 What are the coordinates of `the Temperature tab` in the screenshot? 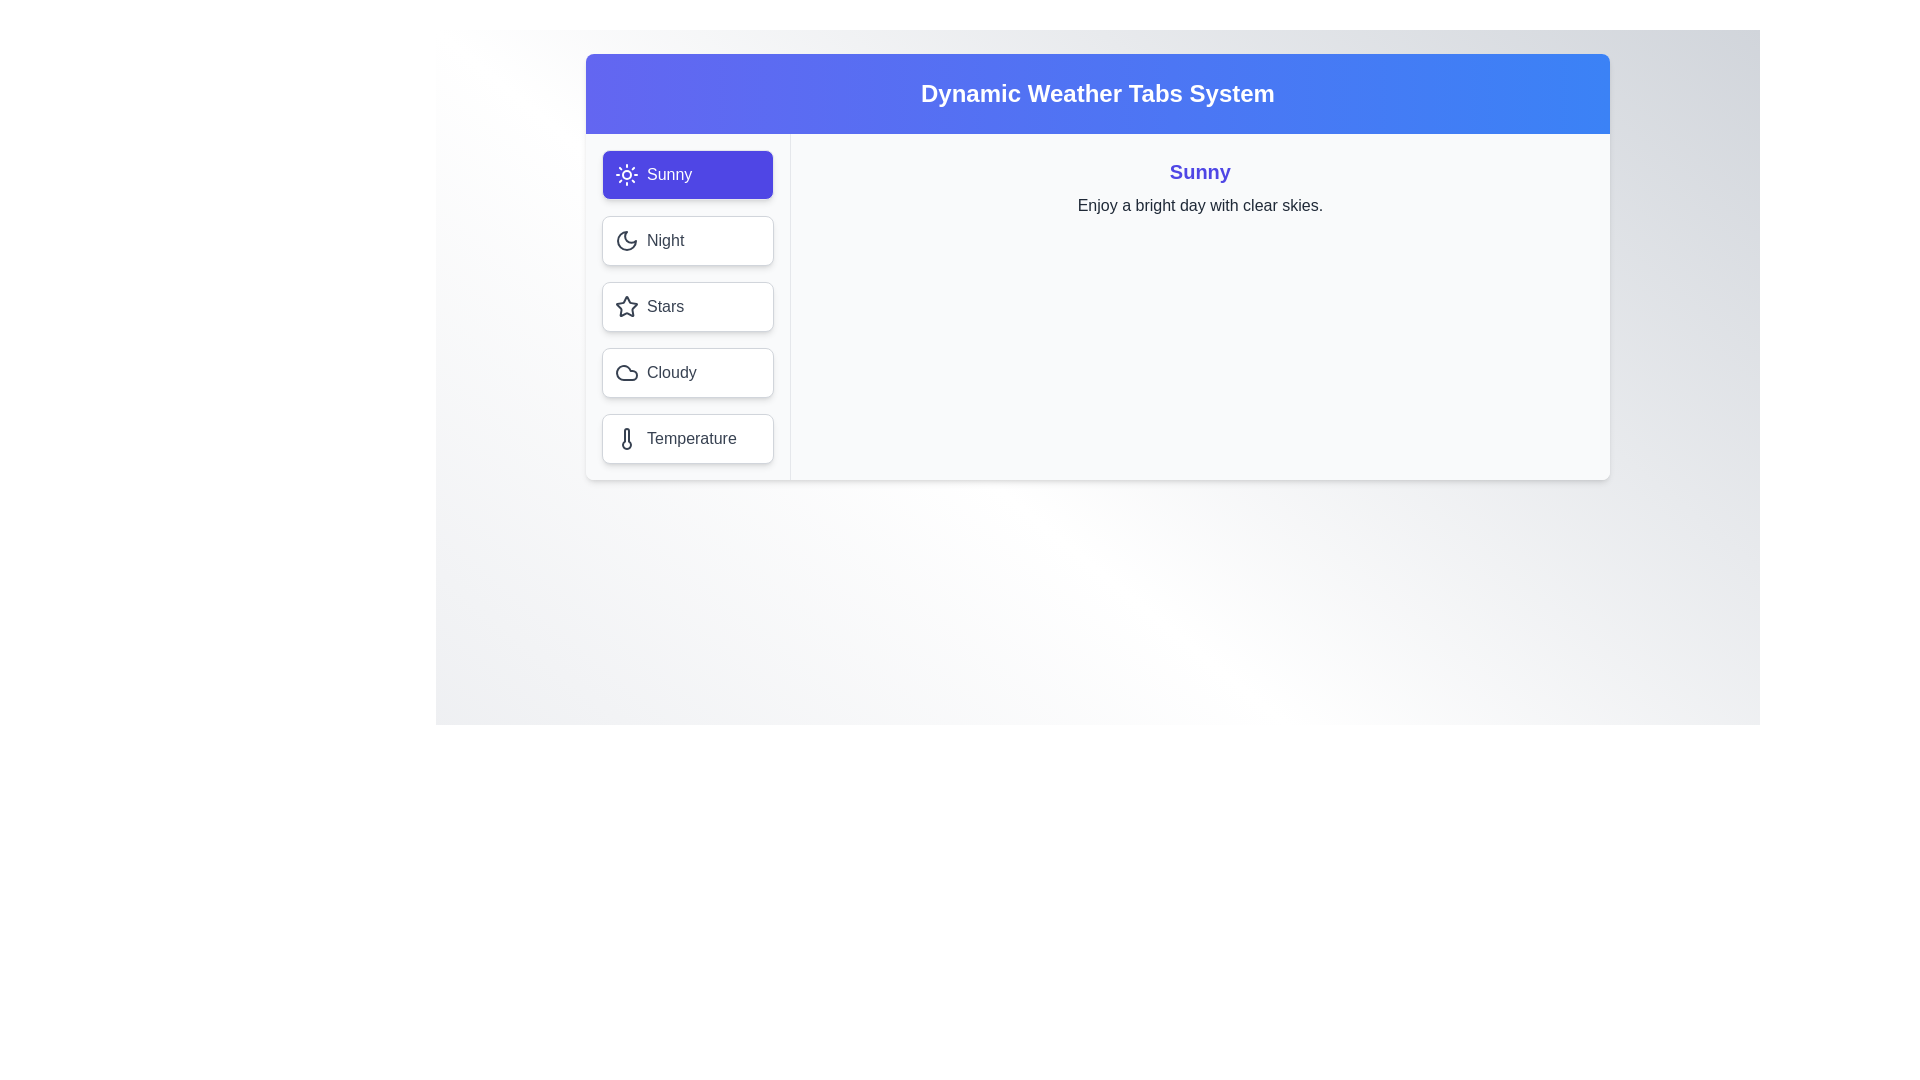 It's located at (687, 438).